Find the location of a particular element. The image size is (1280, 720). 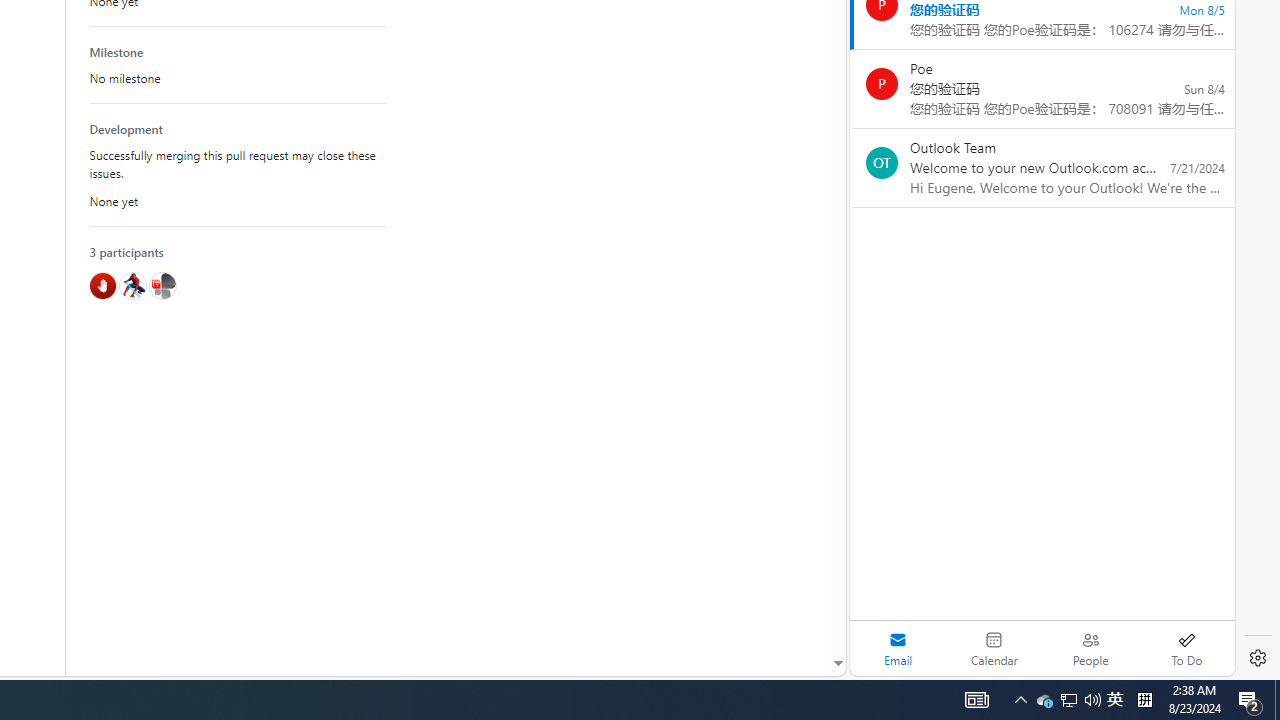

'@hawkeye116477' is located at coordinates (131, 285).